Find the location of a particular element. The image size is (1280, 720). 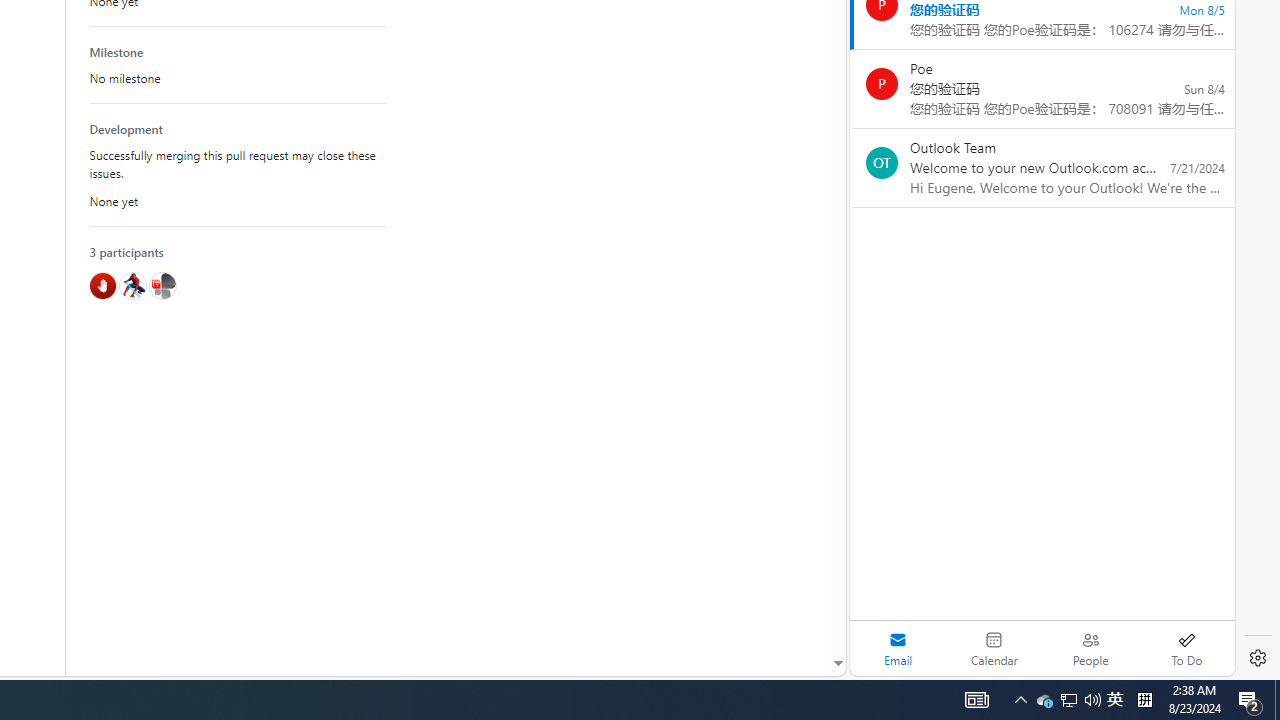

'@hawkeye116477' is located at coordinates (131, 285).